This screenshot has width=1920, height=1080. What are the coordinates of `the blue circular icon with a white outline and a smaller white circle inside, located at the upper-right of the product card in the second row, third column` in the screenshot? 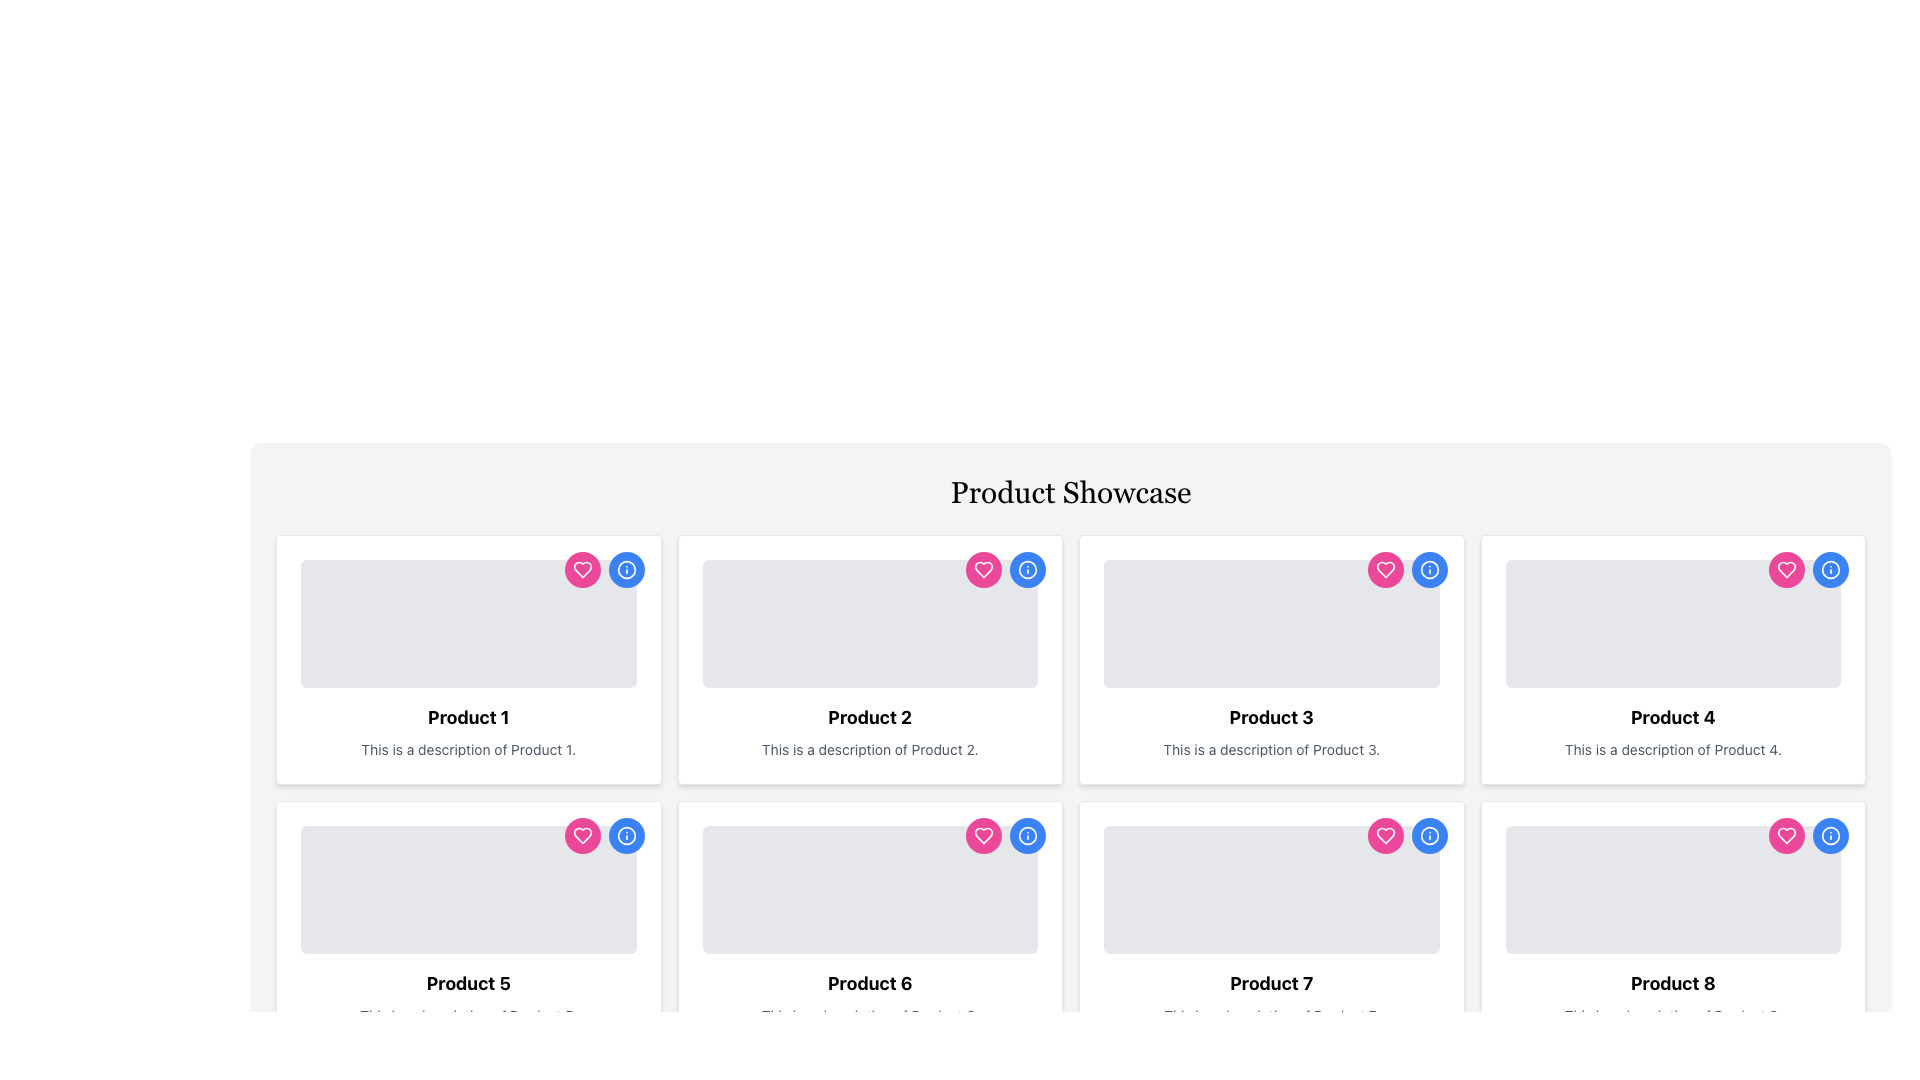 It's located at (1027, 836).